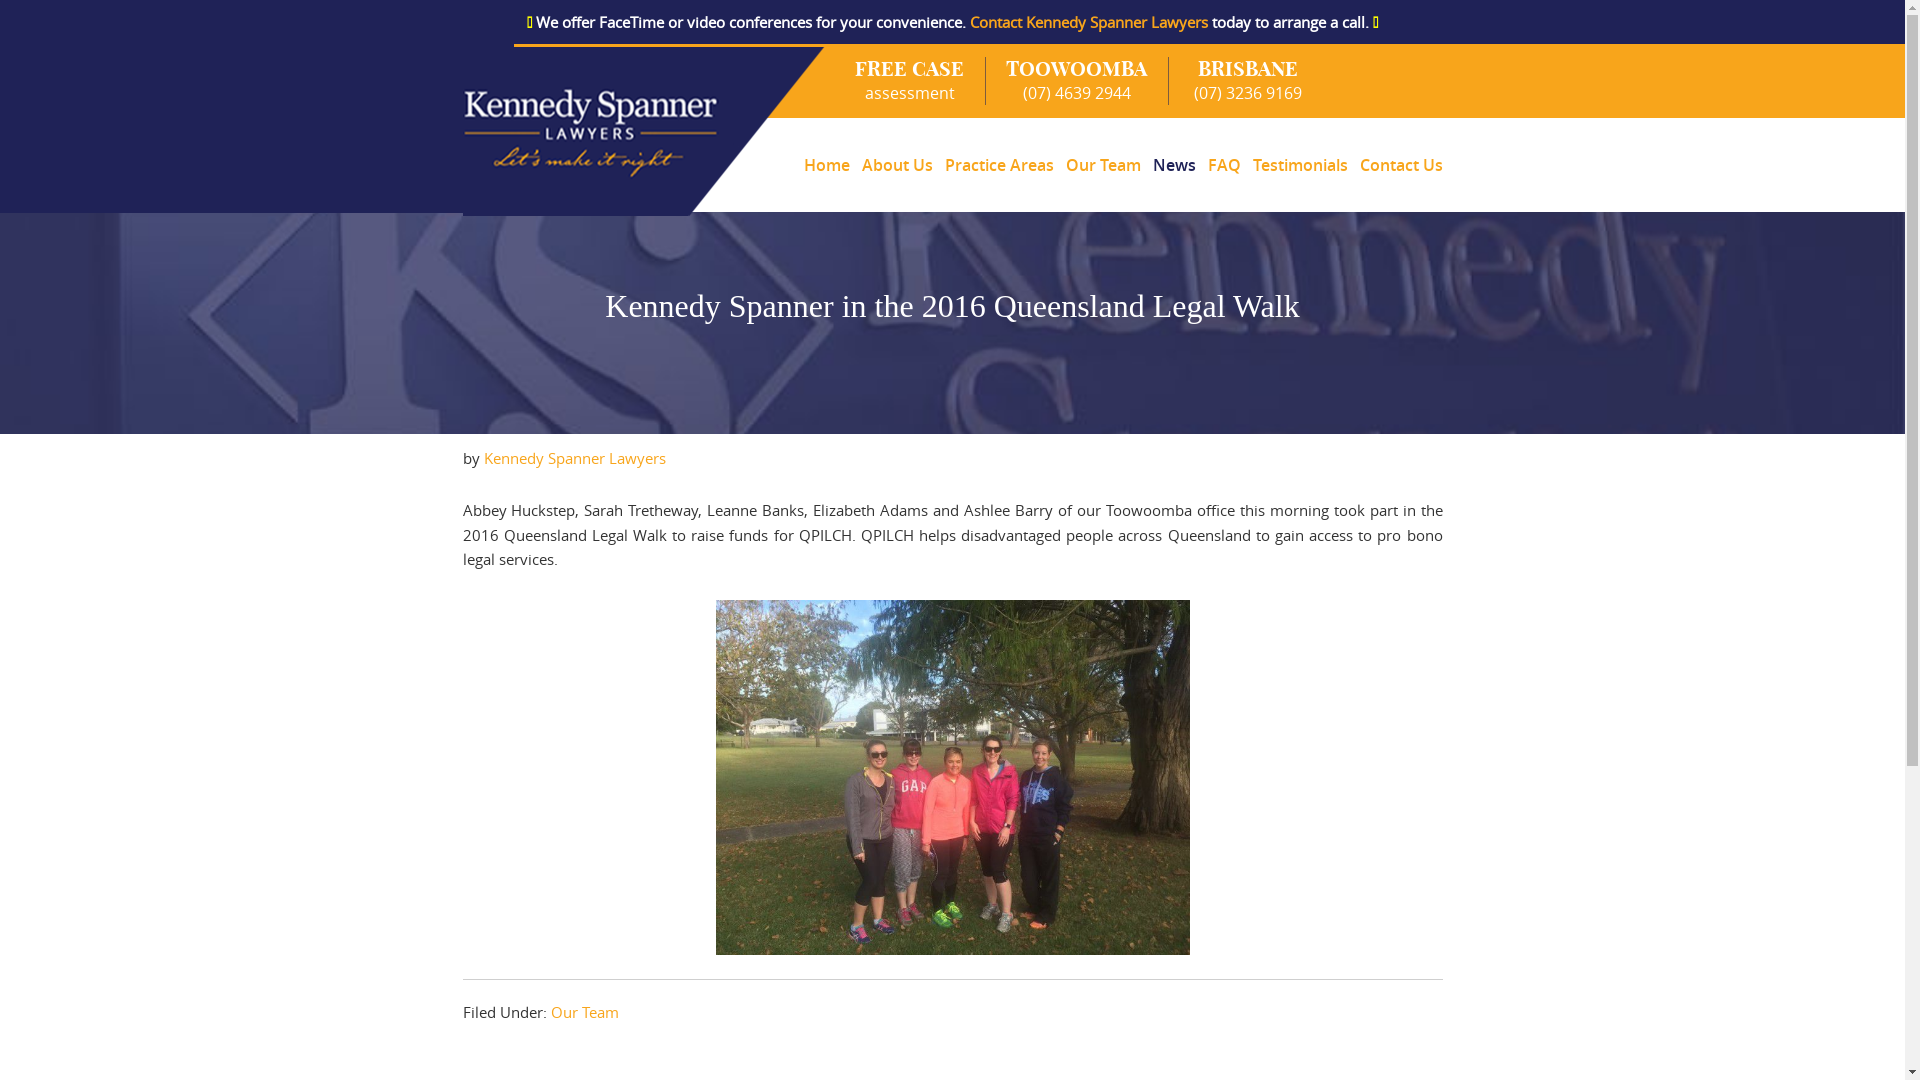 This screenshot has width=1920, height=1080. What do you see at coordinates (1088, 22) in the screenshot?
I see `'Contact Kennedy Spanner Lawyers'` at bounding box center [1088, 22].